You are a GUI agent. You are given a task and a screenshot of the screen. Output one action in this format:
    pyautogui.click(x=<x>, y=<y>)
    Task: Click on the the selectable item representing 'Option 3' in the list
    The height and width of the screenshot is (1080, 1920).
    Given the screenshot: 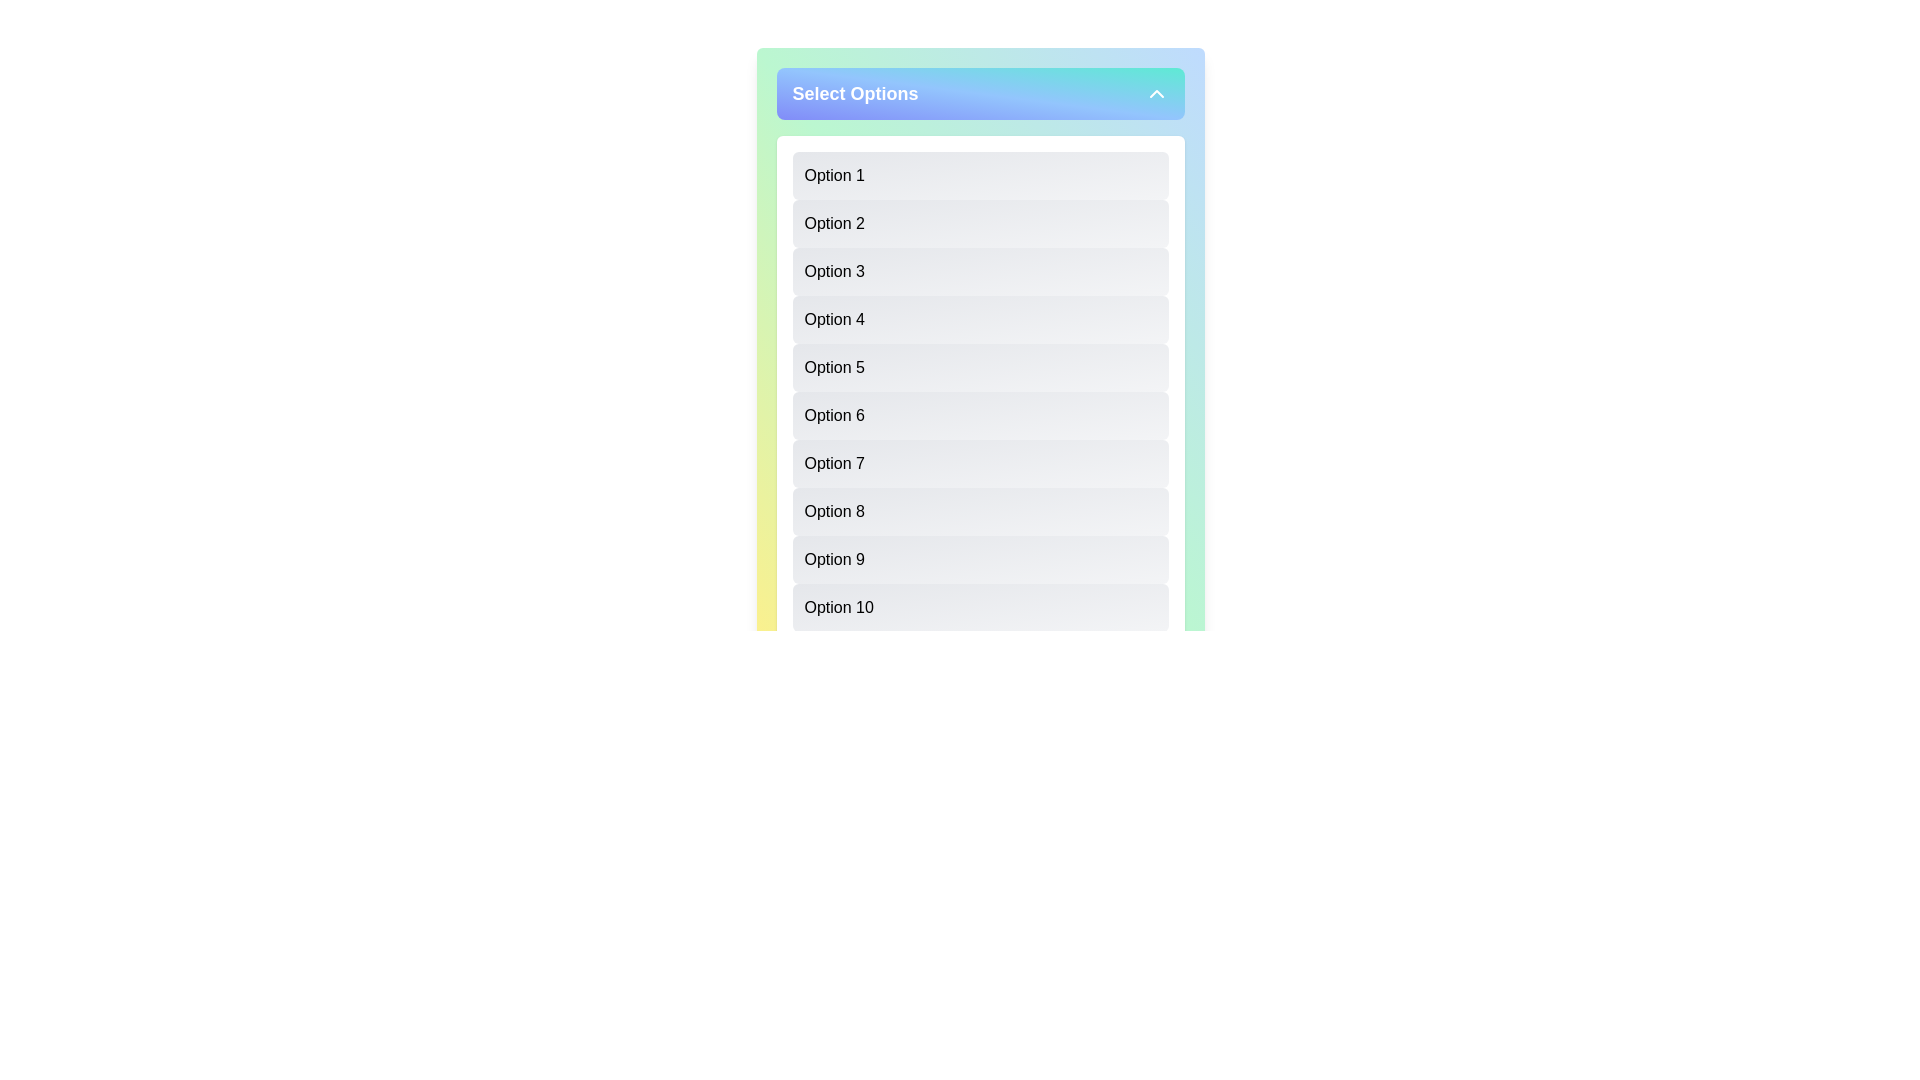 What is the action you would take?
    pyautogui.click(x=980, y=272)
    